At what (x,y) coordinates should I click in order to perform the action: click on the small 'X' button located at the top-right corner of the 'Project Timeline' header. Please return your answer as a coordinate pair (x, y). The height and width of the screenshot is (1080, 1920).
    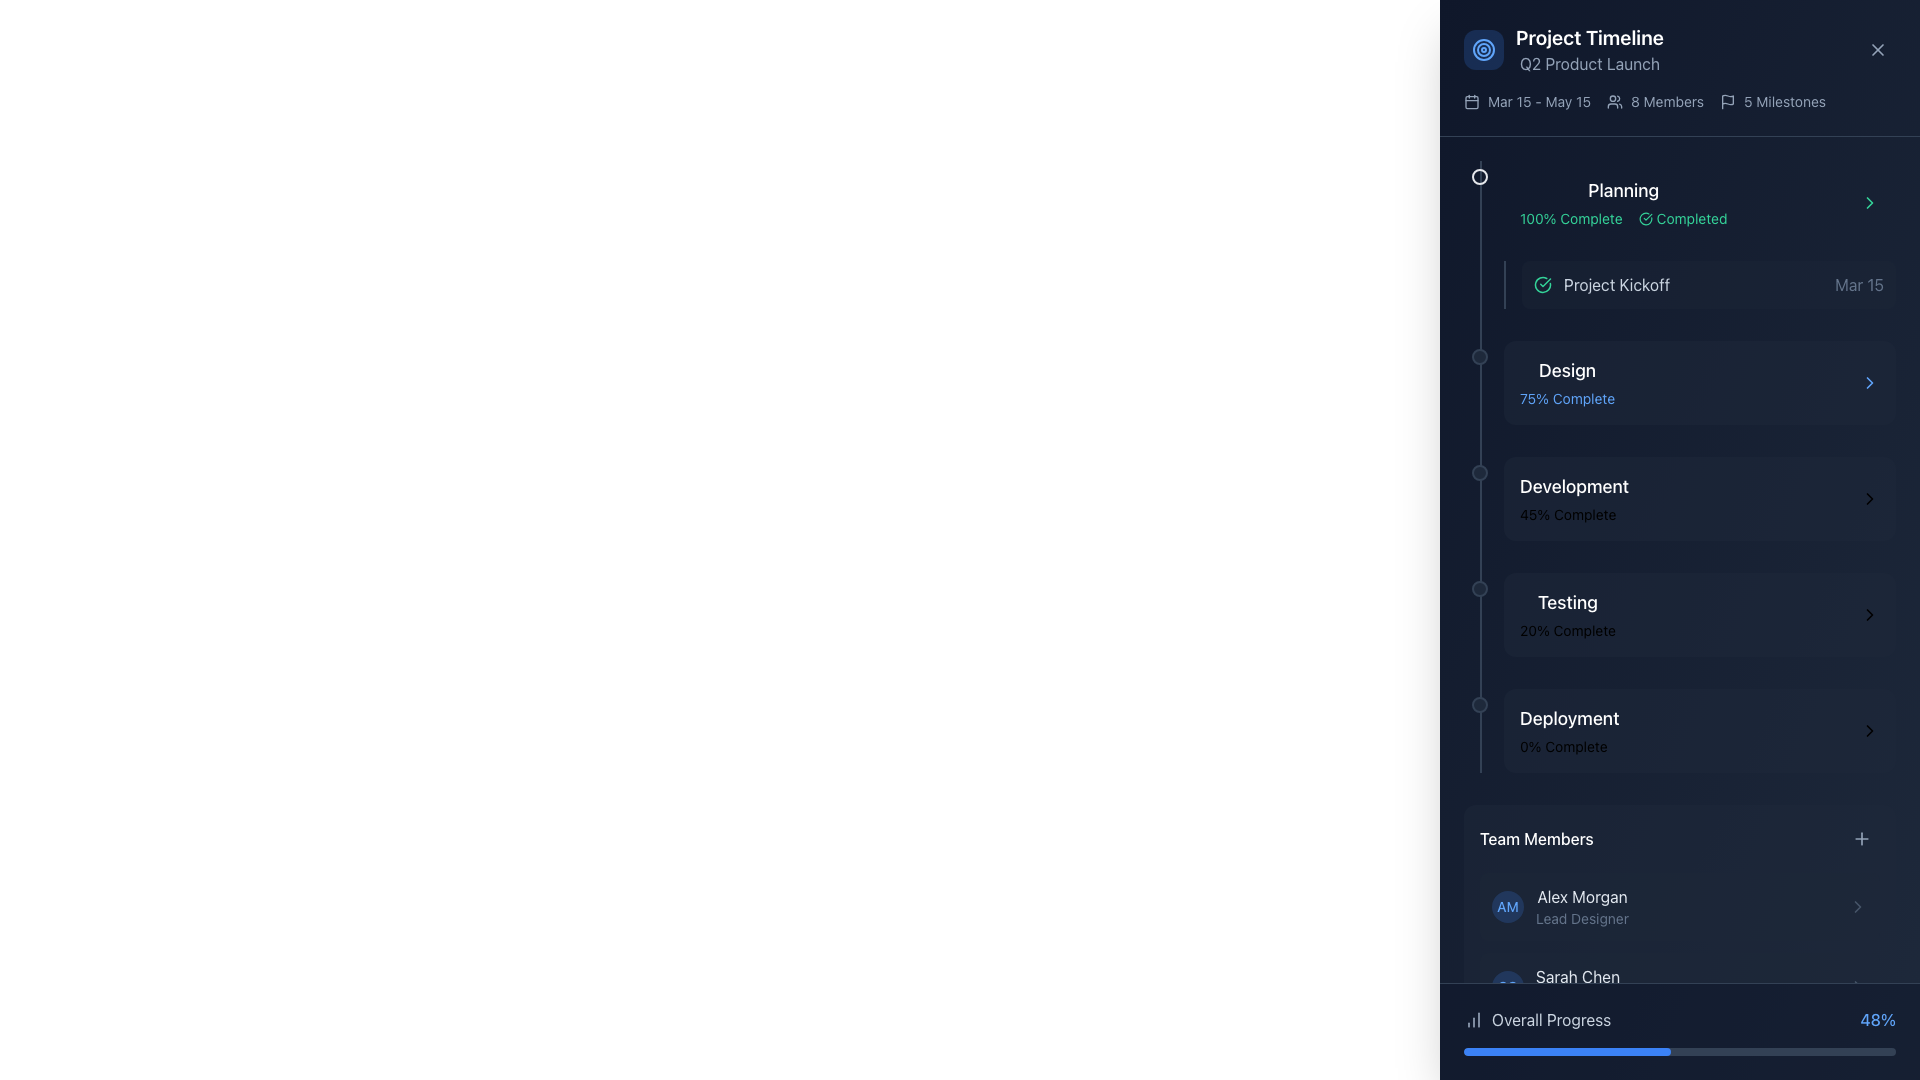
    Looking at the image, I should click on (1876, 49).